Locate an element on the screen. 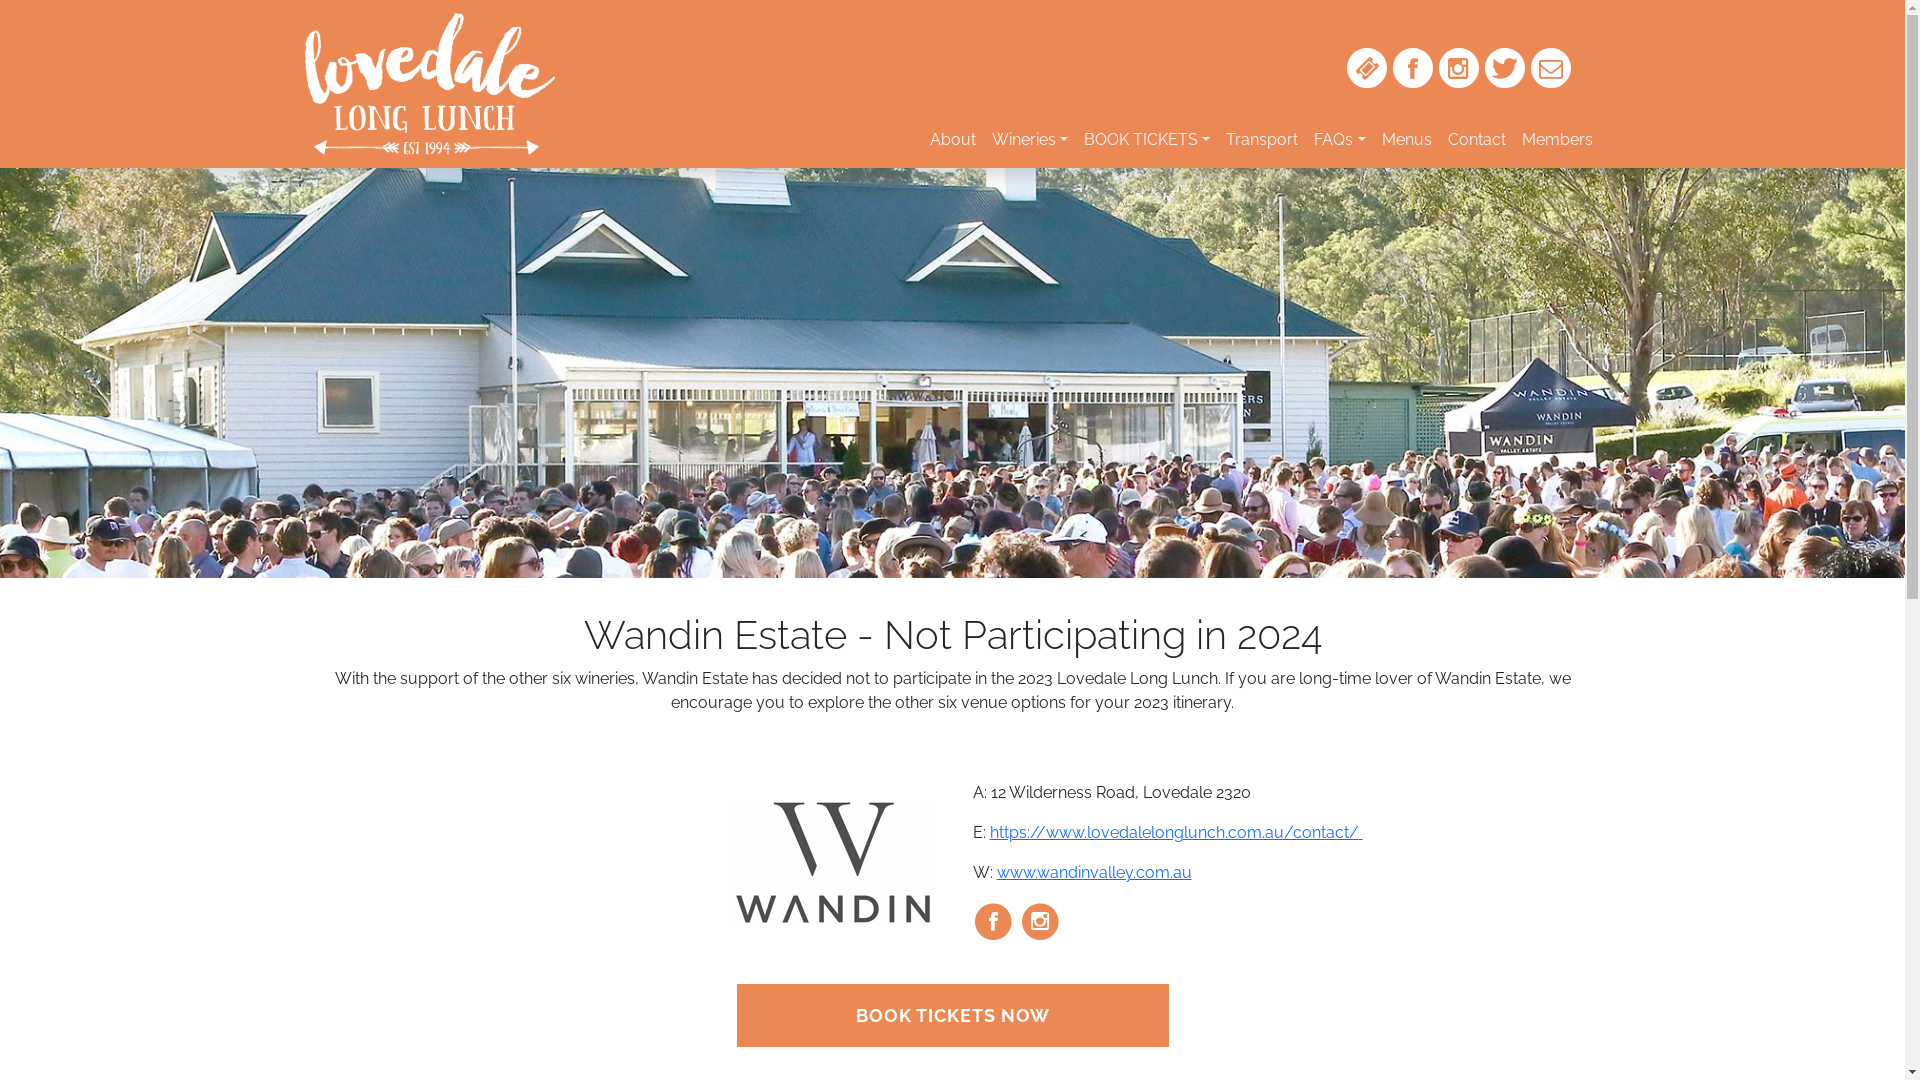 The width and height of the screenshot is (1920, 1080). 'BOOK TICKETS NOW' is located at coordinates (950, 1015).